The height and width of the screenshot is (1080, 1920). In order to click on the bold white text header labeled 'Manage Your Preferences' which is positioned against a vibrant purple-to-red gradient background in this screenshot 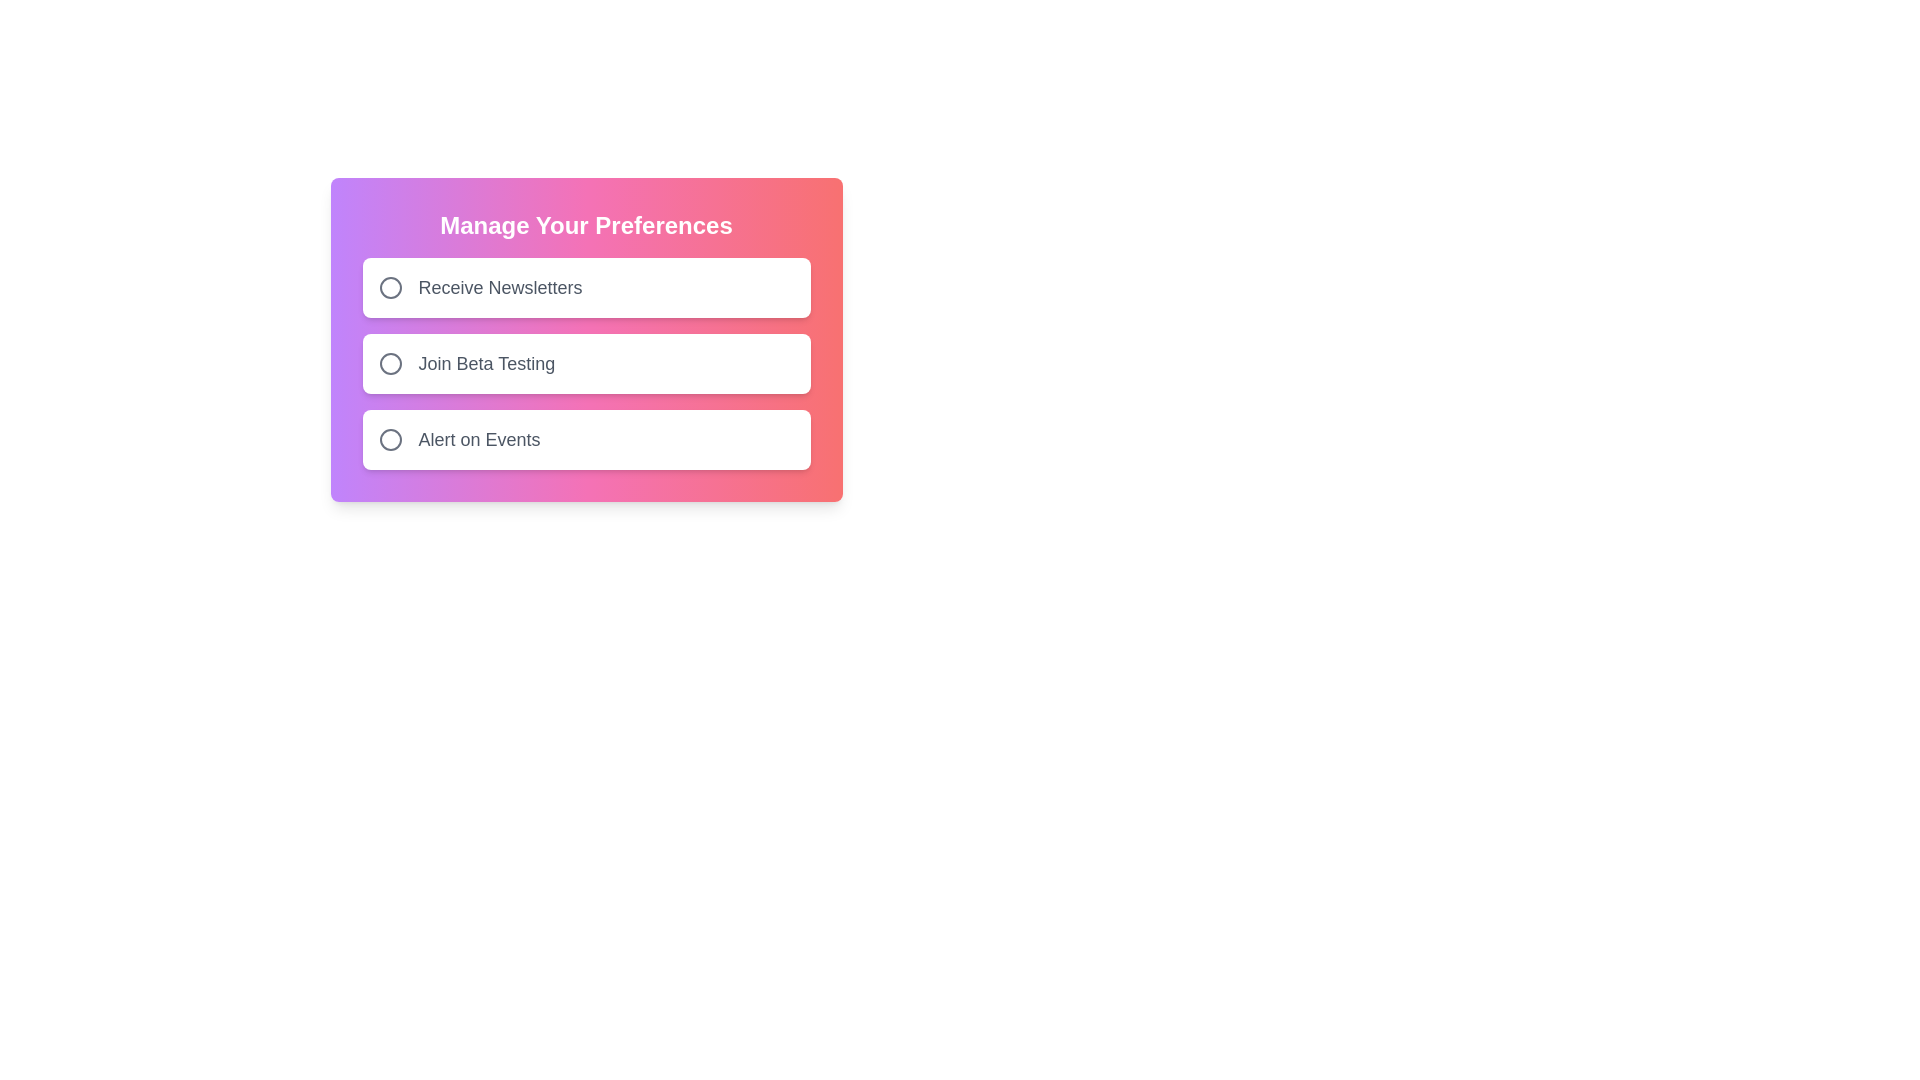, I will do `click(585, 225)`.